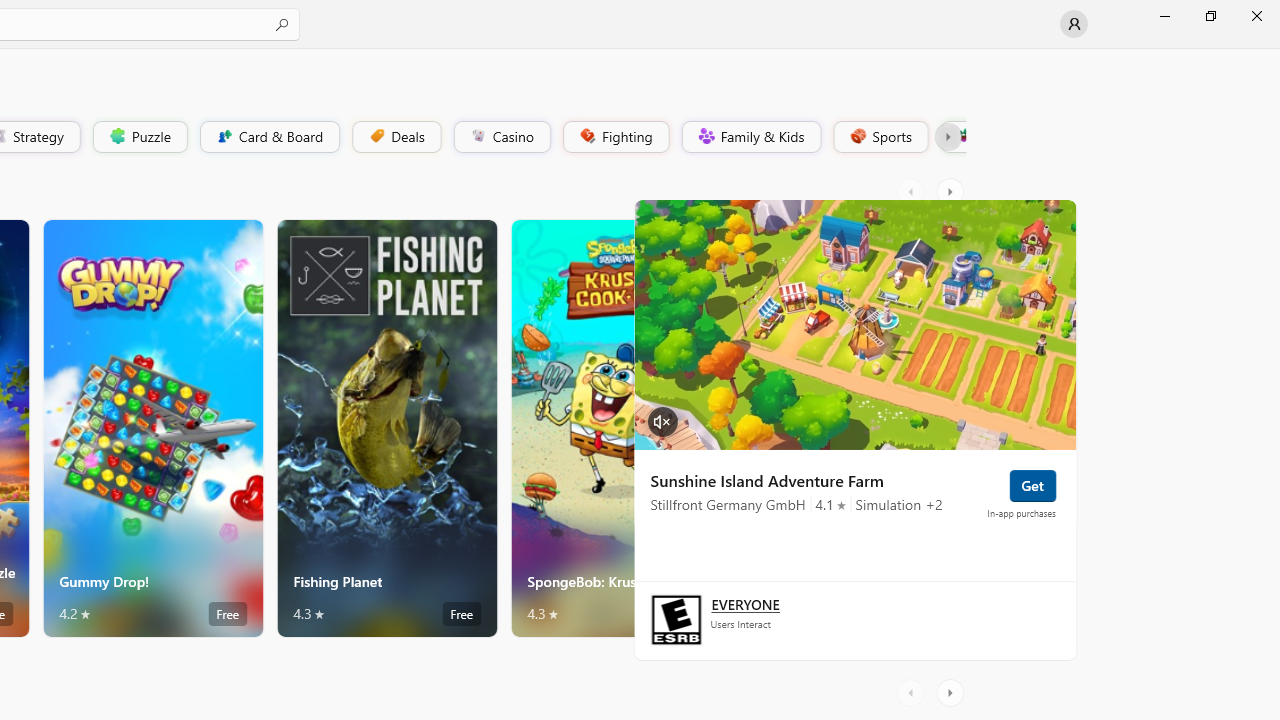 The width and height of the screenshot is (1280, 720). Describe the element at coordinates (749, 135) in the screenshot. I see `'Family & Kids'` at that location.